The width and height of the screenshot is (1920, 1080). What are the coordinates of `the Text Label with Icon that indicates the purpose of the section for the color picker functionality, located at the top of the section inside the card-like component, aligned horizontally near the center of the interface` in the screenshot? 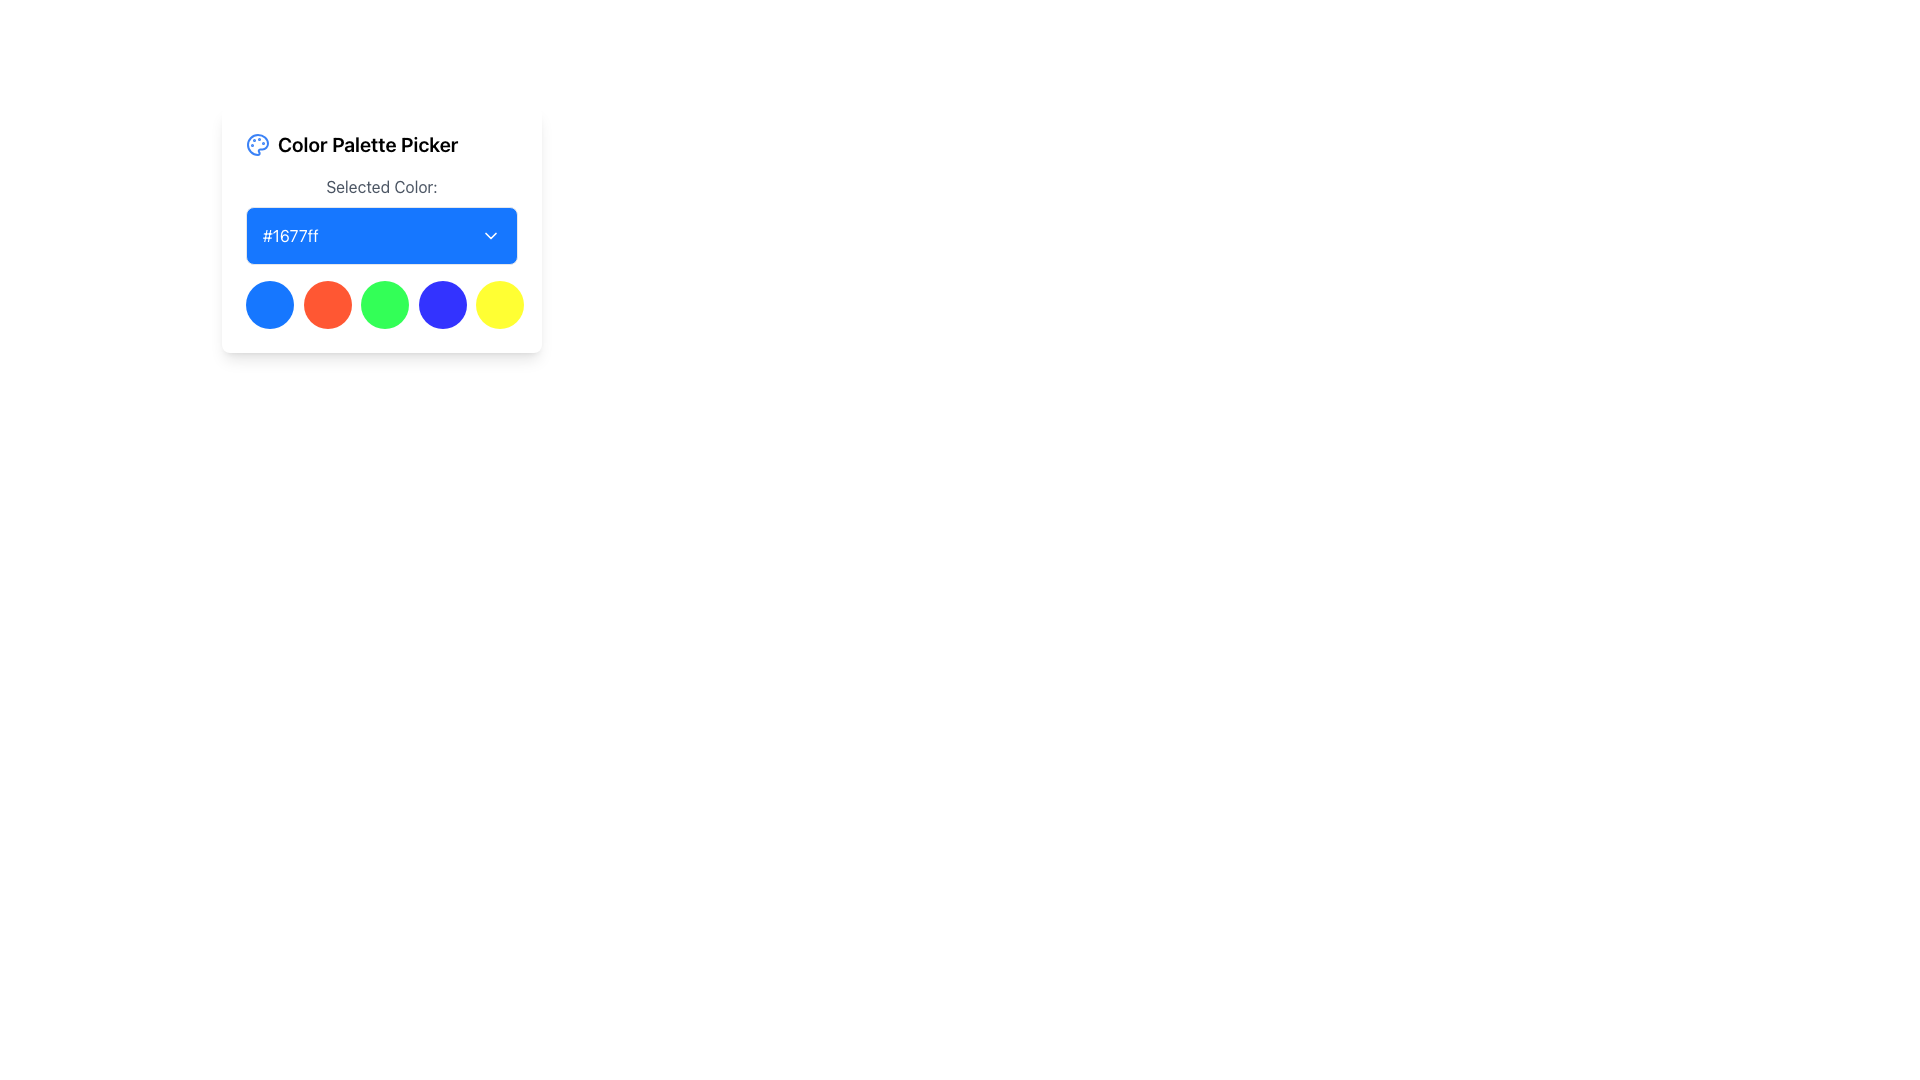 It's located at (382, 144).